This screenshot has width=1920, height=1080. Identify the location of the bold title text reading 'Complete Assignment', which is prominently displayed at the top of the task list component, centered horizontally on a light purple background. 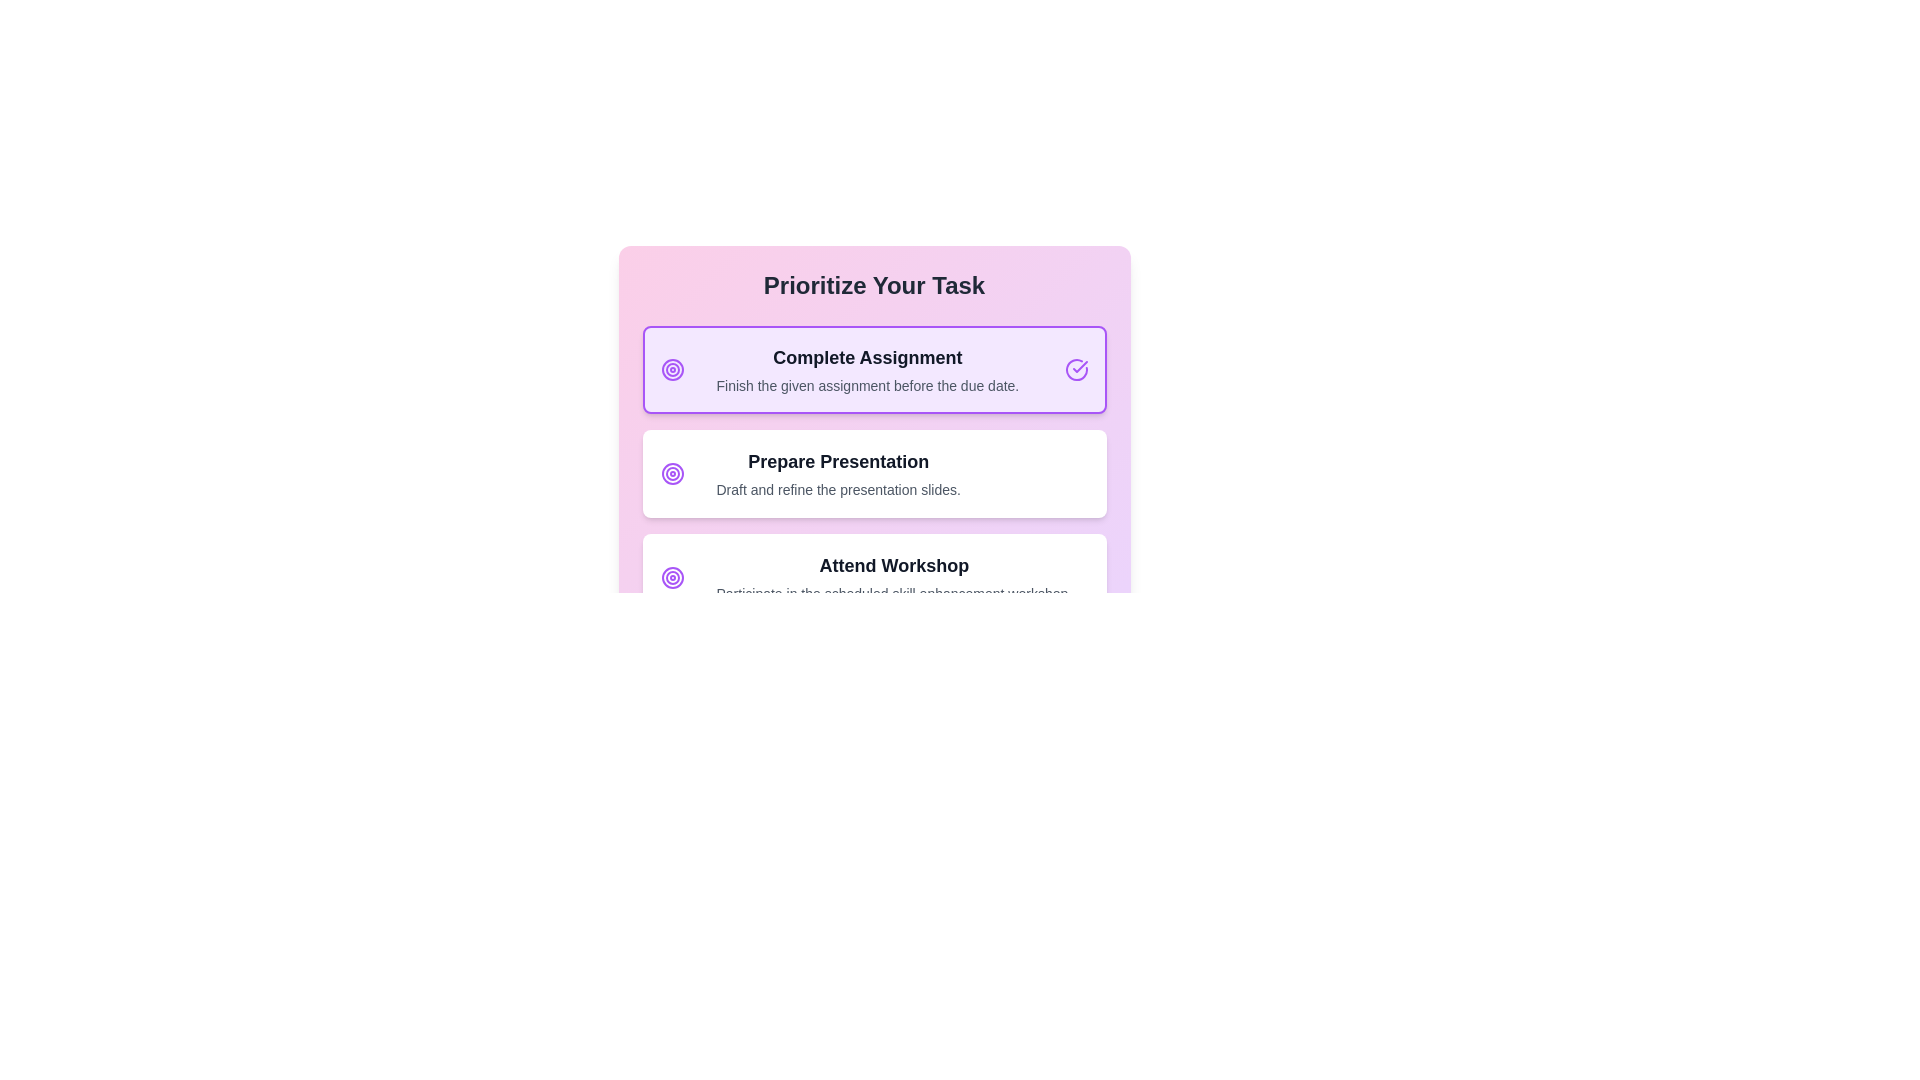
(867, 357).